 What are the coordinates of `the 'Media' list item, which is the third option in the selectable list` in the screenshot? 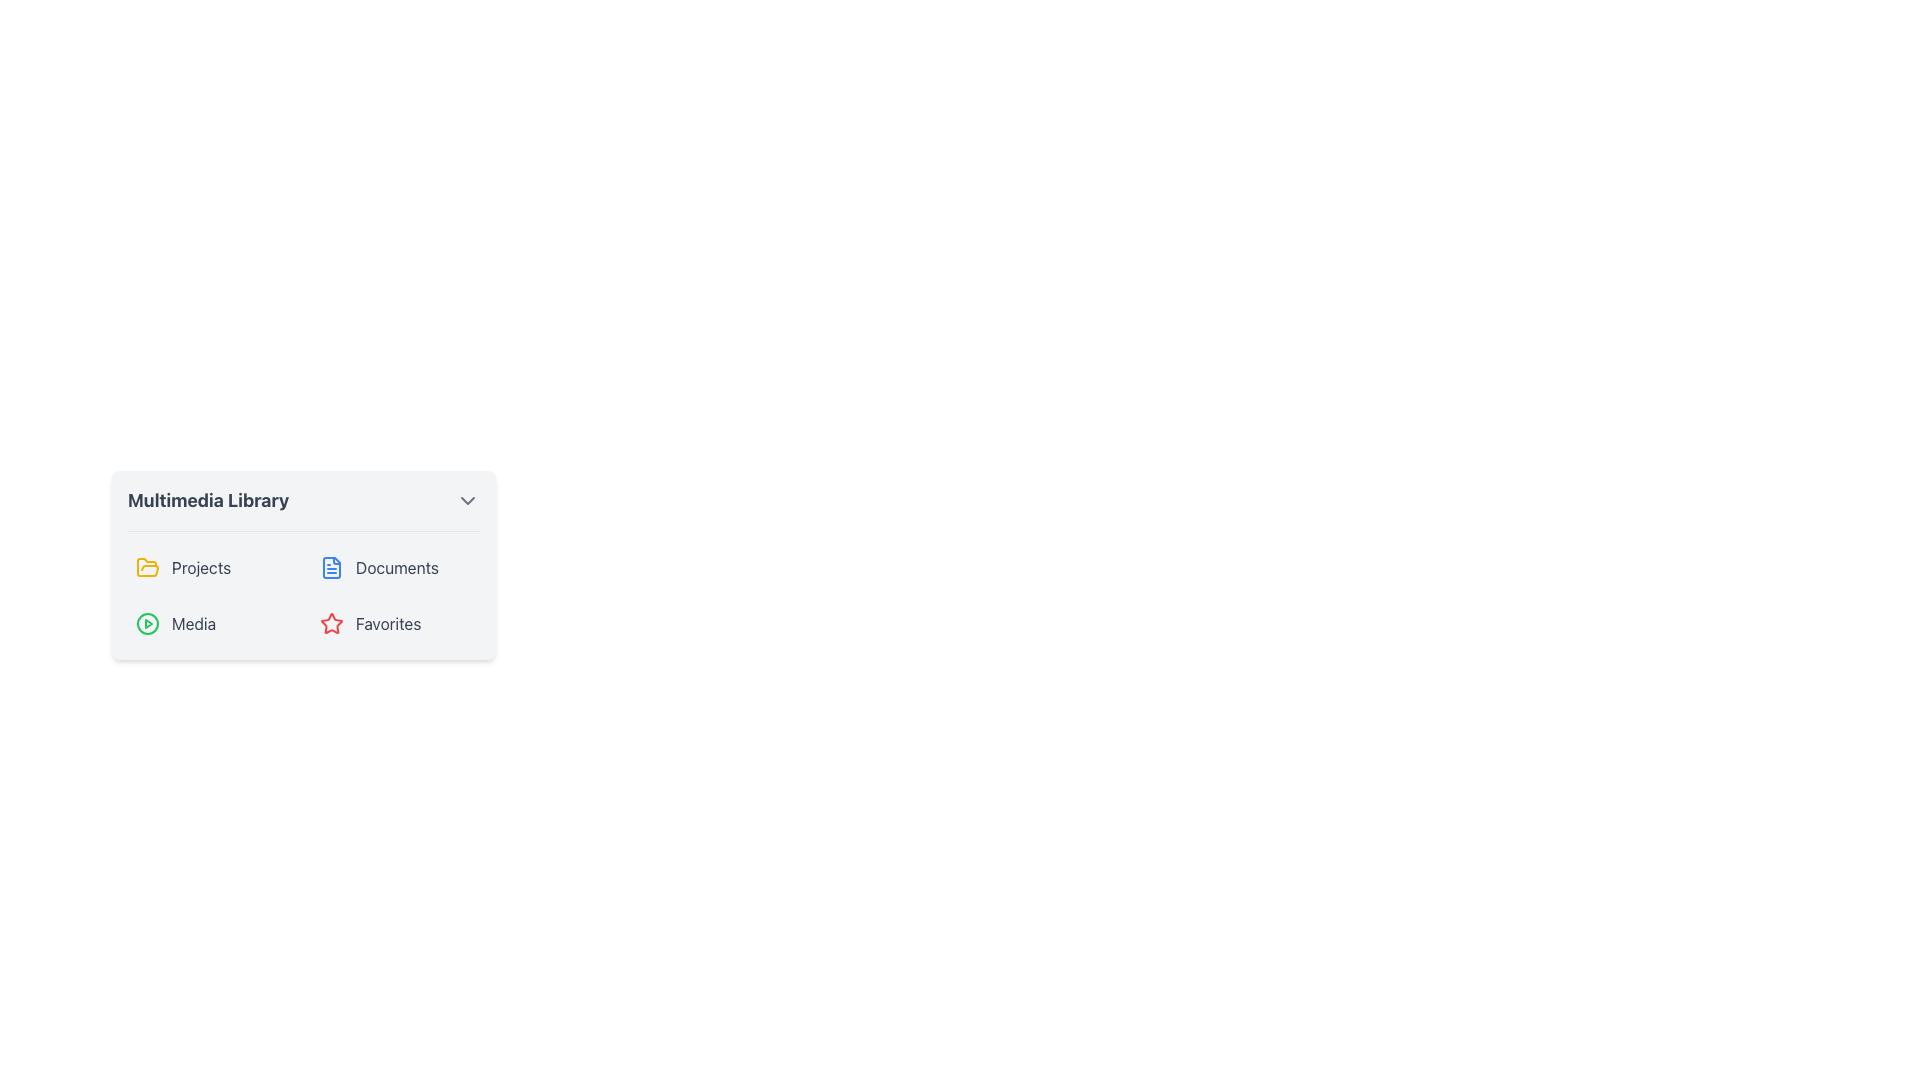 It's located at (211, 623).